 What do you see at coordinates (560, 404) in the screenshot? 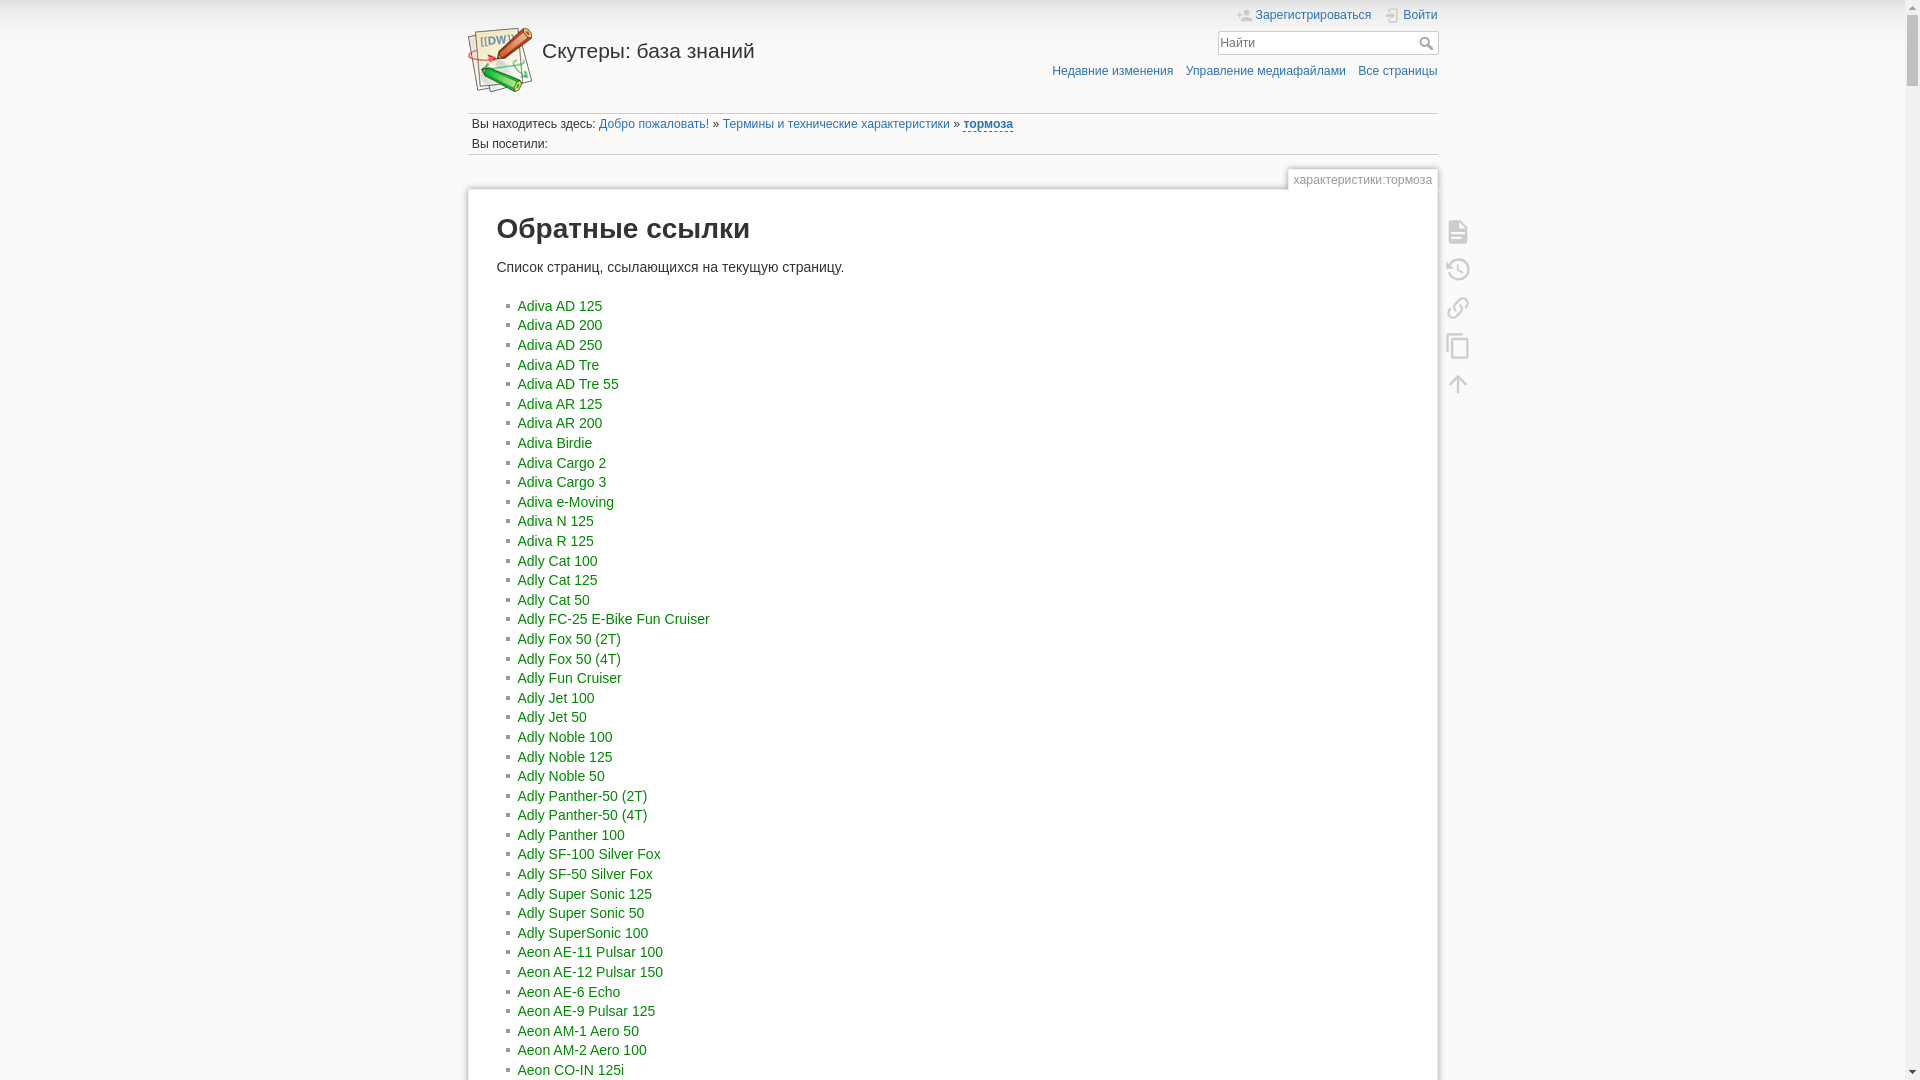
I see `'Adiva AR 125'` at bounding box center [560, 404].